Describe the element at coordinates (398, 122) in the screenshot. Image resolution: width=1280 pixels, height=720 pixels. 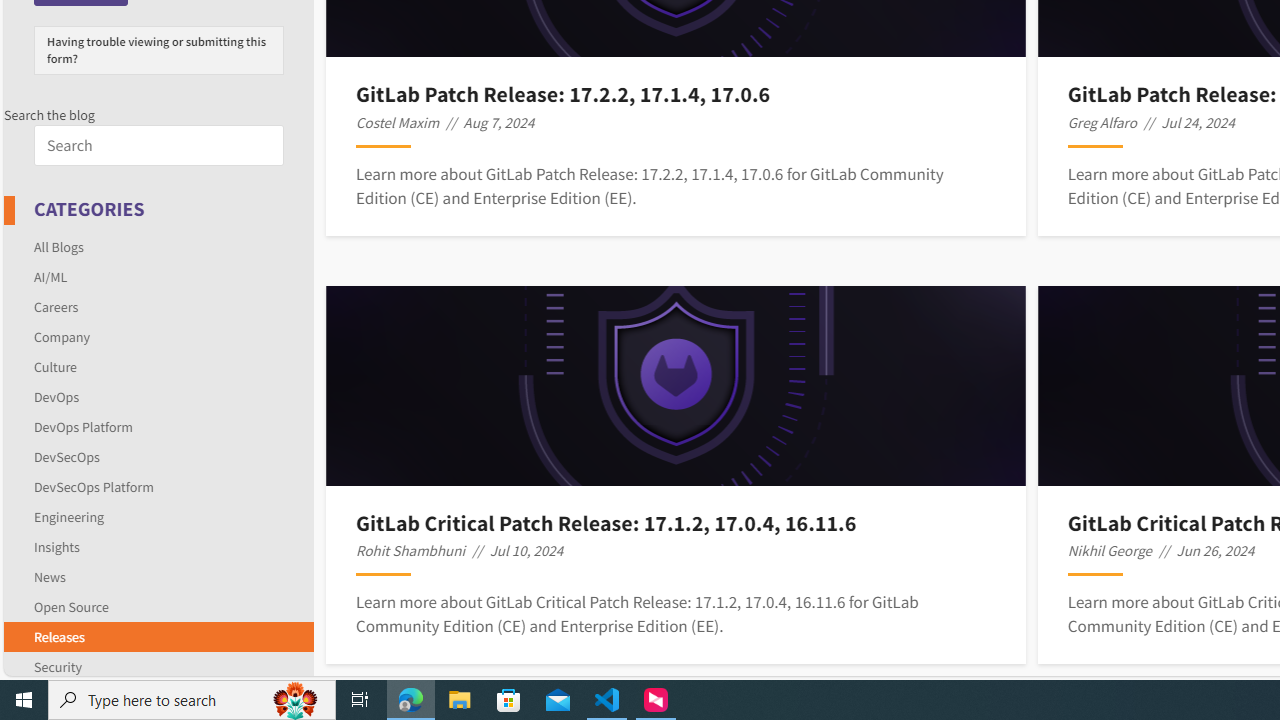
I see `'Costel Maxim'` at that location.